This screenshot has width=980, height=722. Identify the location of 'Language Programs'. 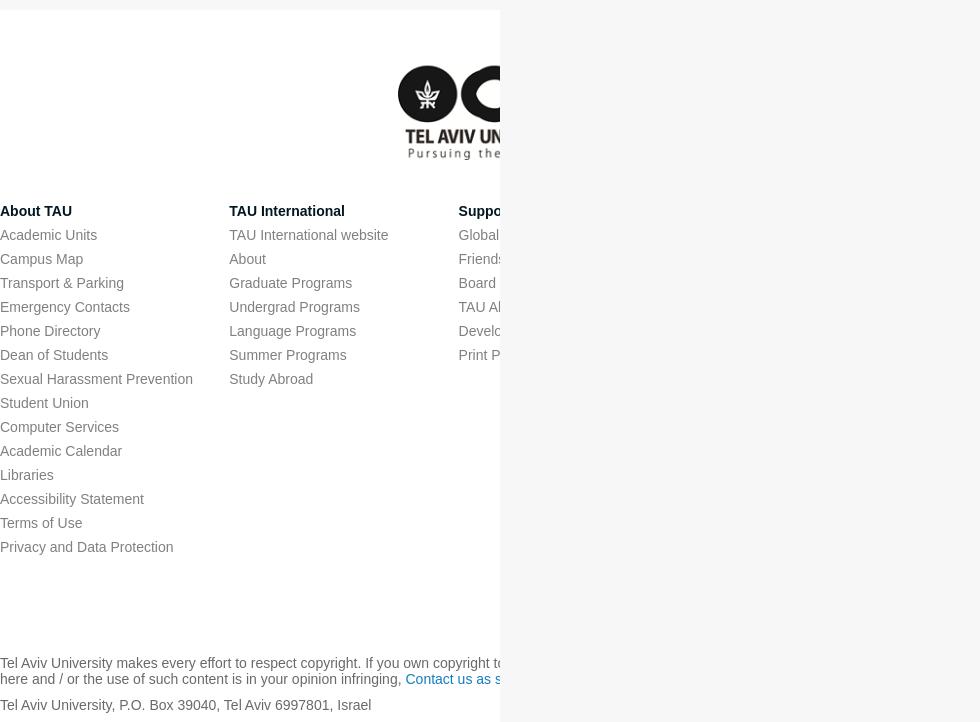
(292, 329).